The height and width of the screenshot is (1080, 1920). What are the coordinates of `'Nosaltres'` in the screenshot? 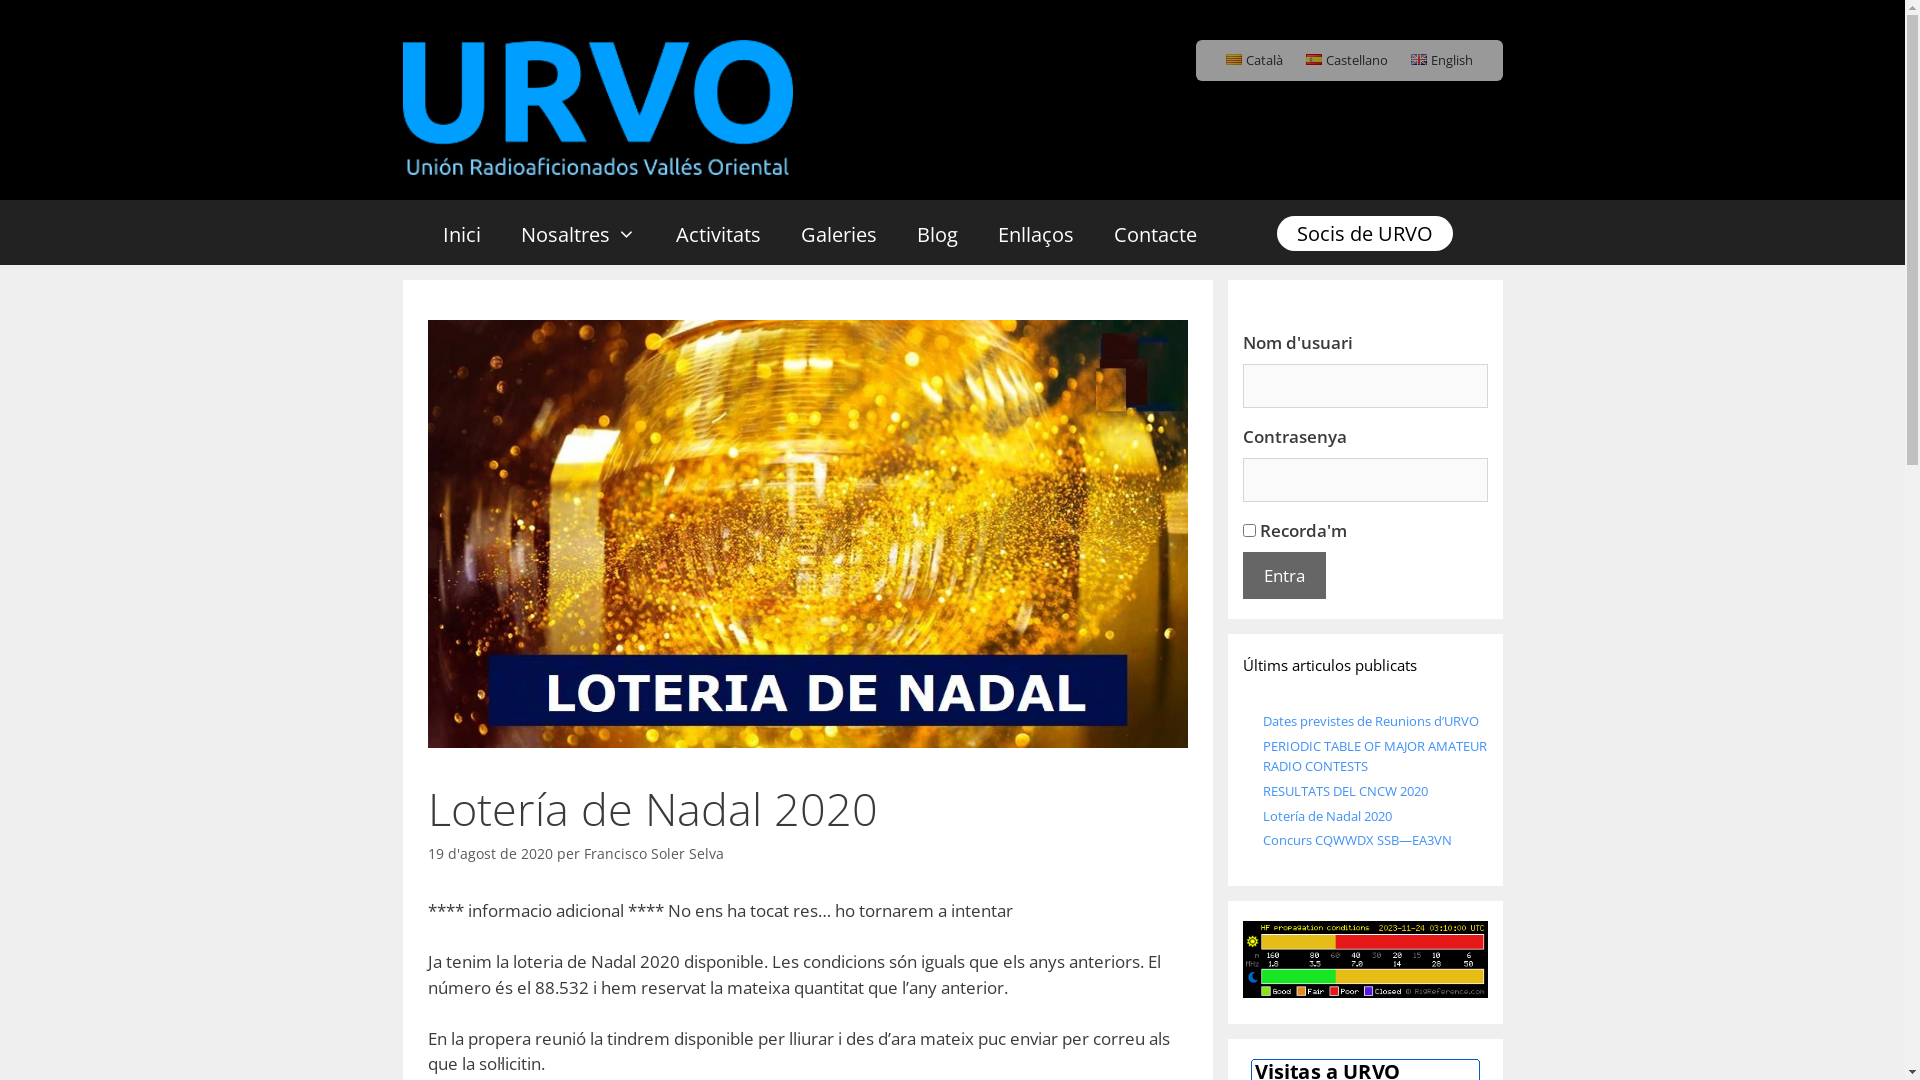 It's located at (576, 234).